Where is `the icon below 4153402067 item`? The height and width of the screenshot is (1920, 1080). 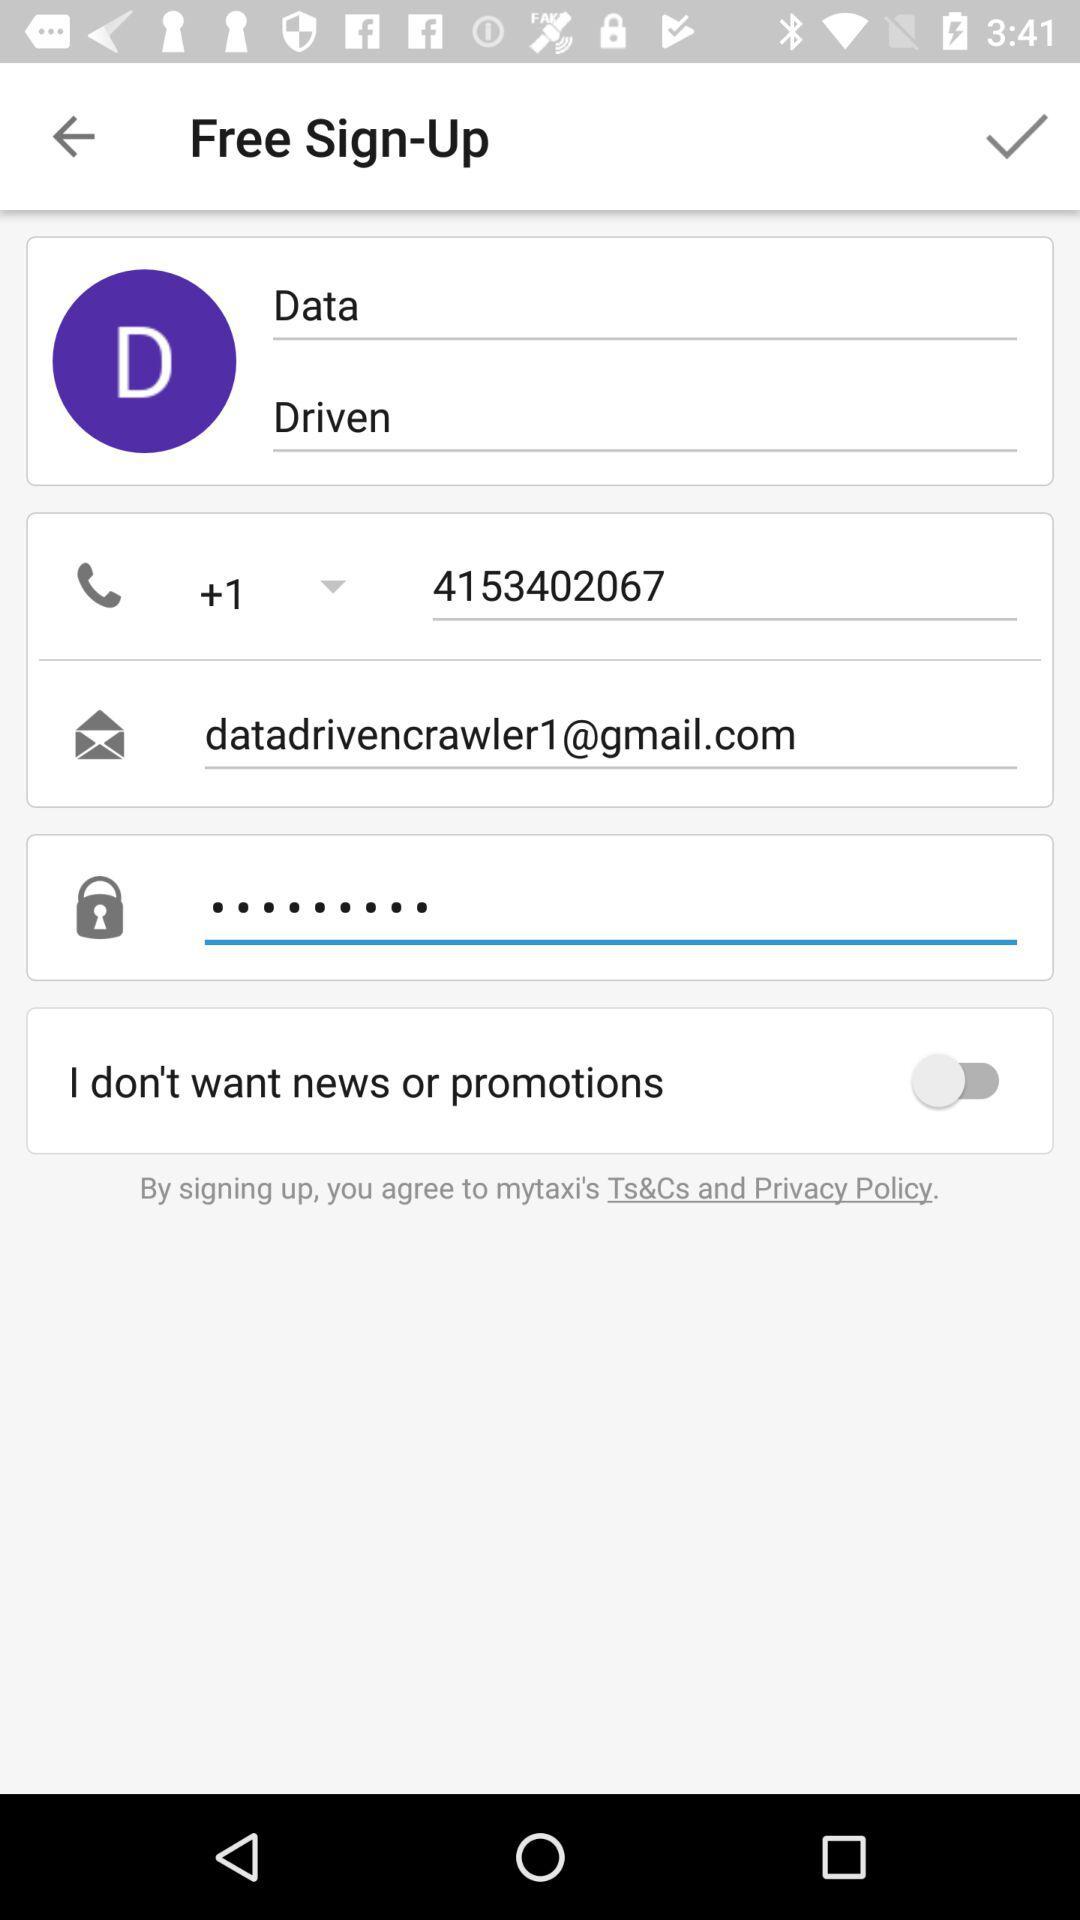
the icon below 4153402067 item is located at coordinates (609, 732).